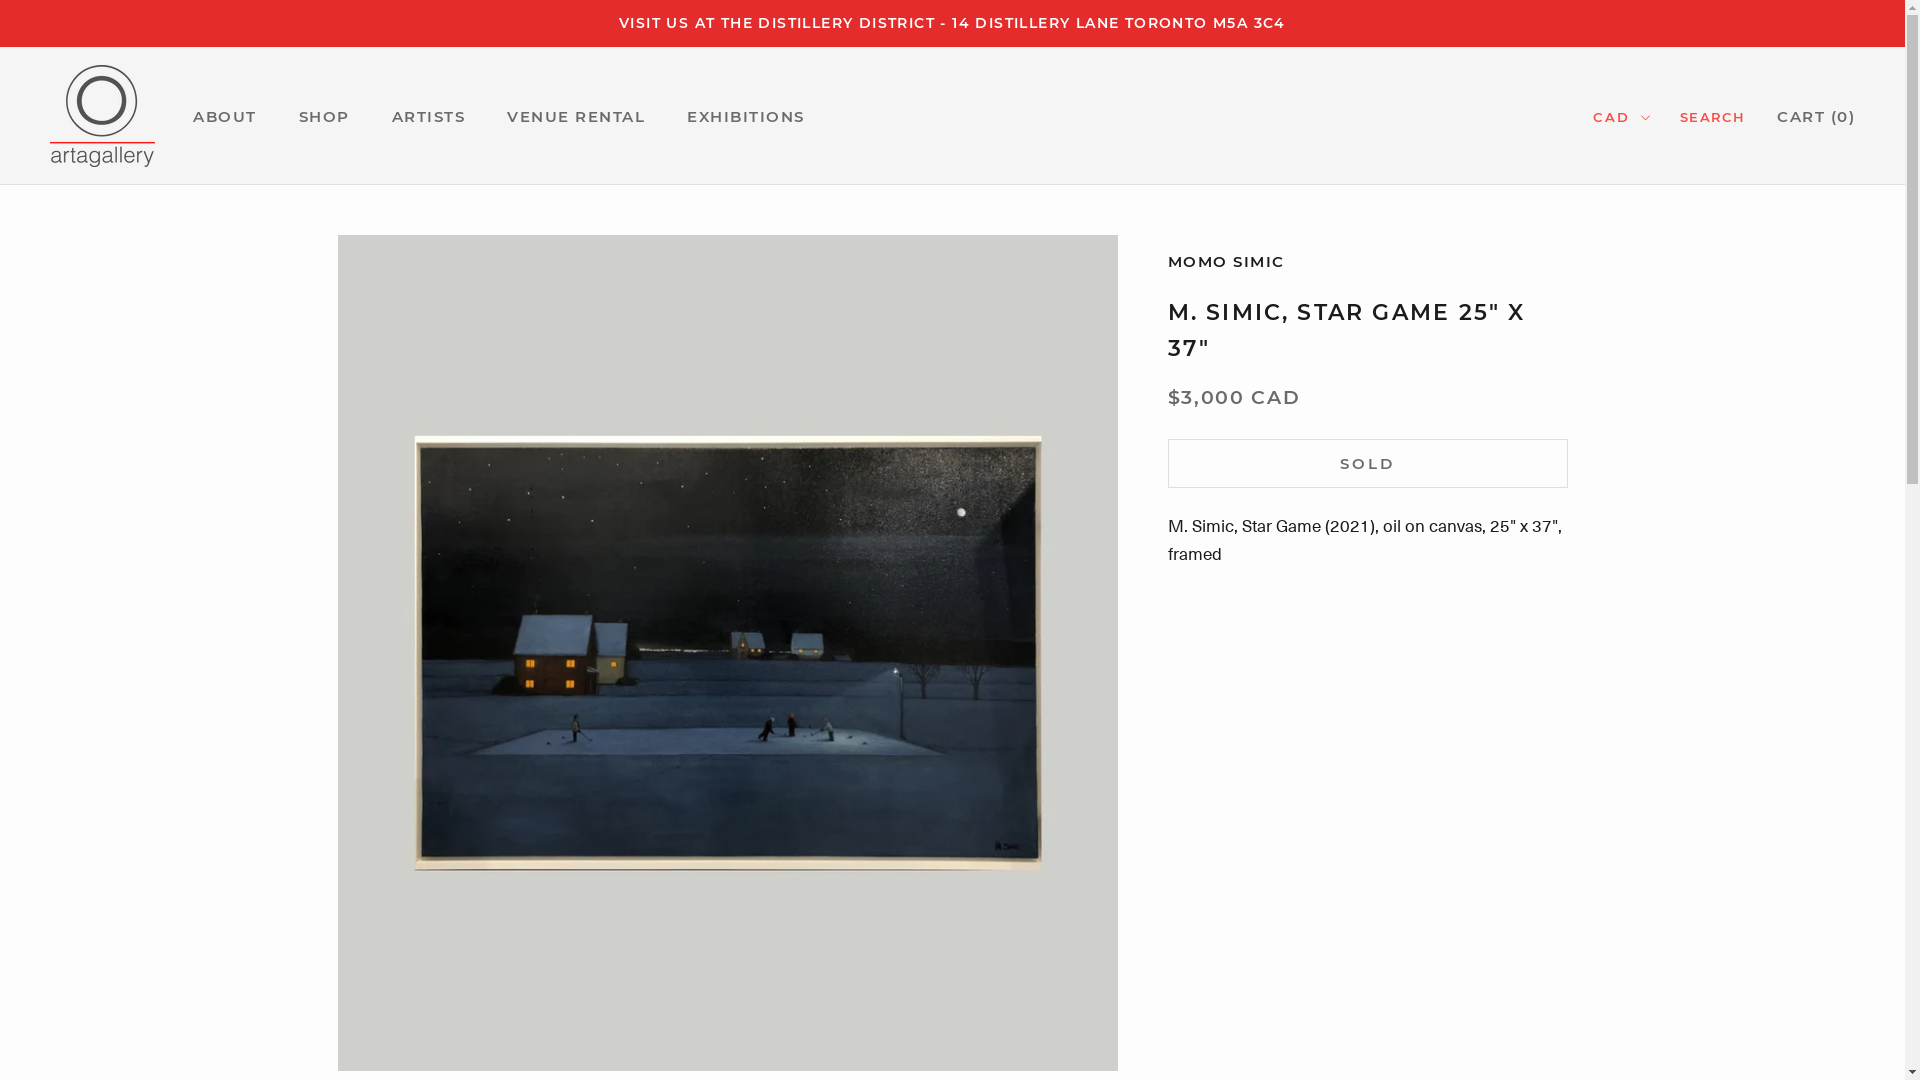 The width and height of the screenshot is (1920, 1080). What do you see at coordinates (744, 116) in the screenshot?
I see `'EXHIBITIONS'` at bounding box center [744, 116].